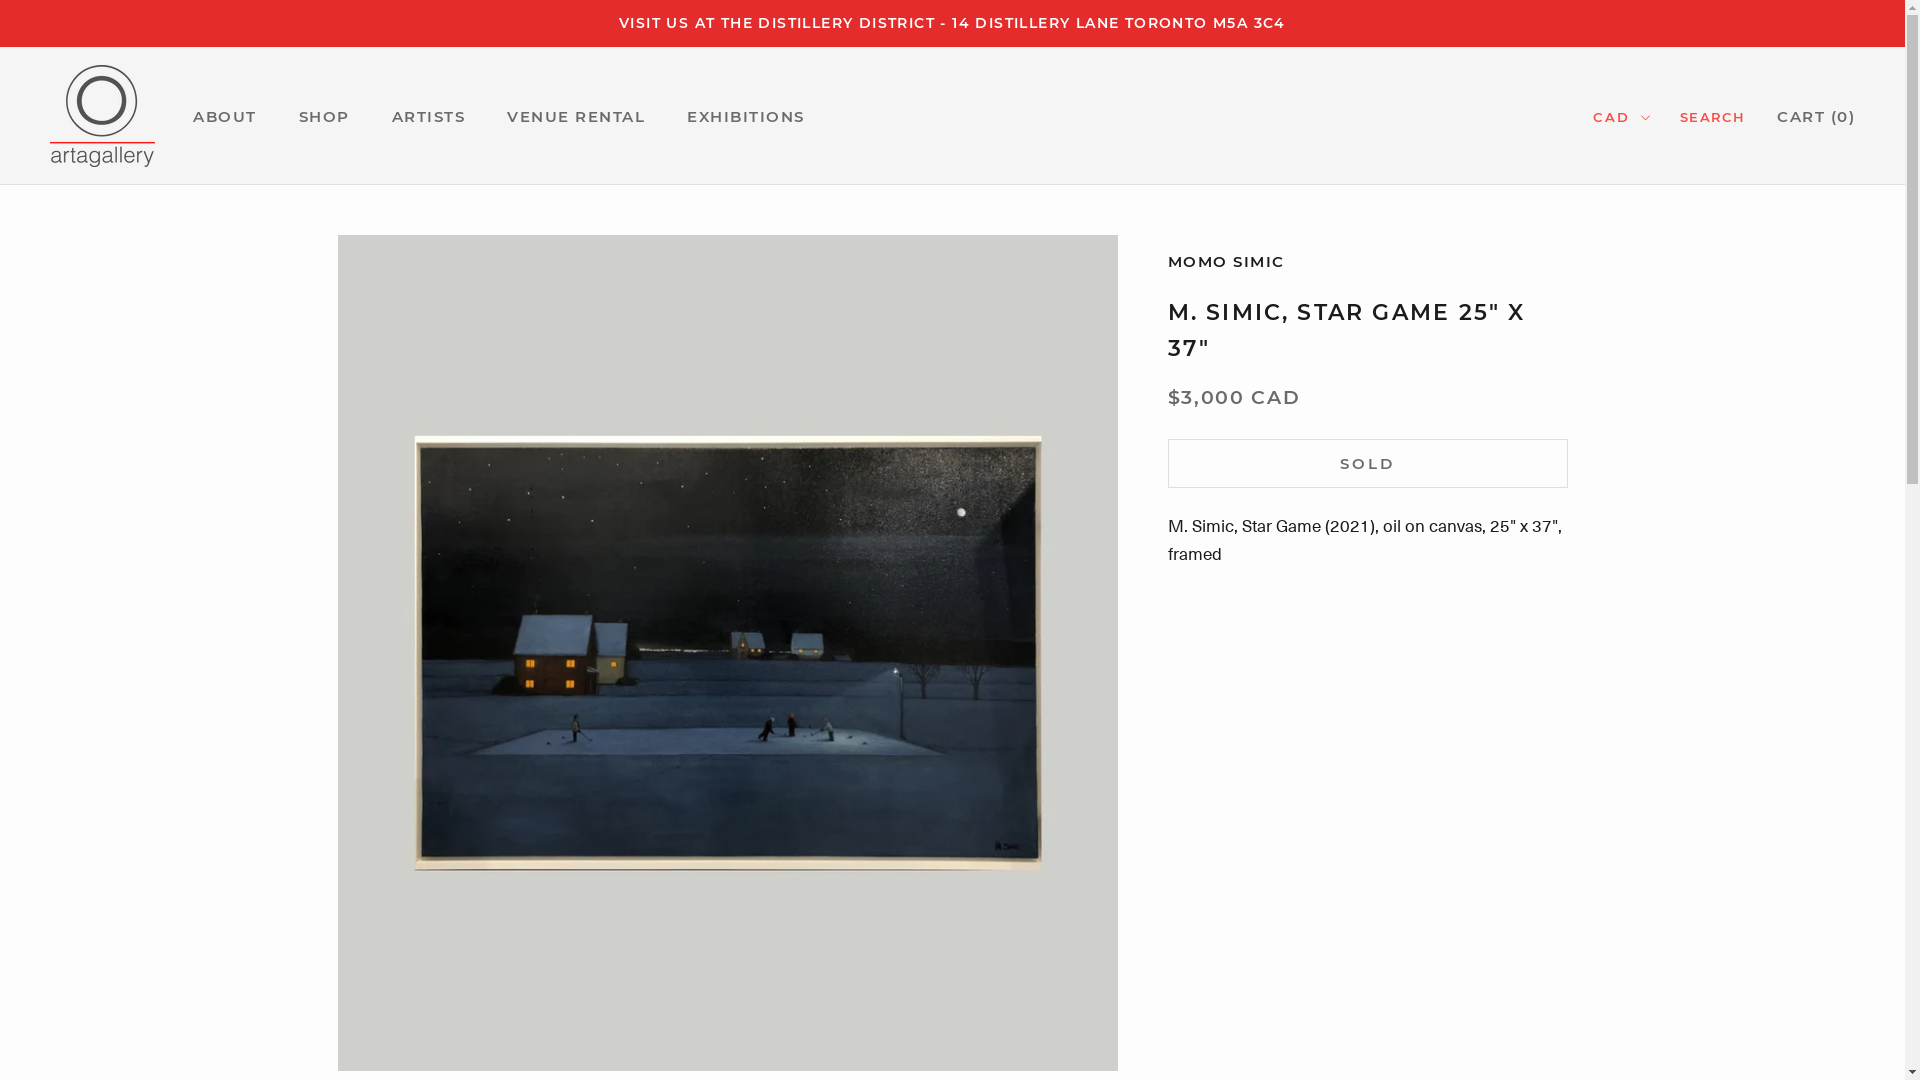 The width and height of the screenshot is (1920, 1080). What do you see at coordinates (744, 116) in the screenshot?
I see `'EXHIBITIONS'` at bounding box center [744, 116].